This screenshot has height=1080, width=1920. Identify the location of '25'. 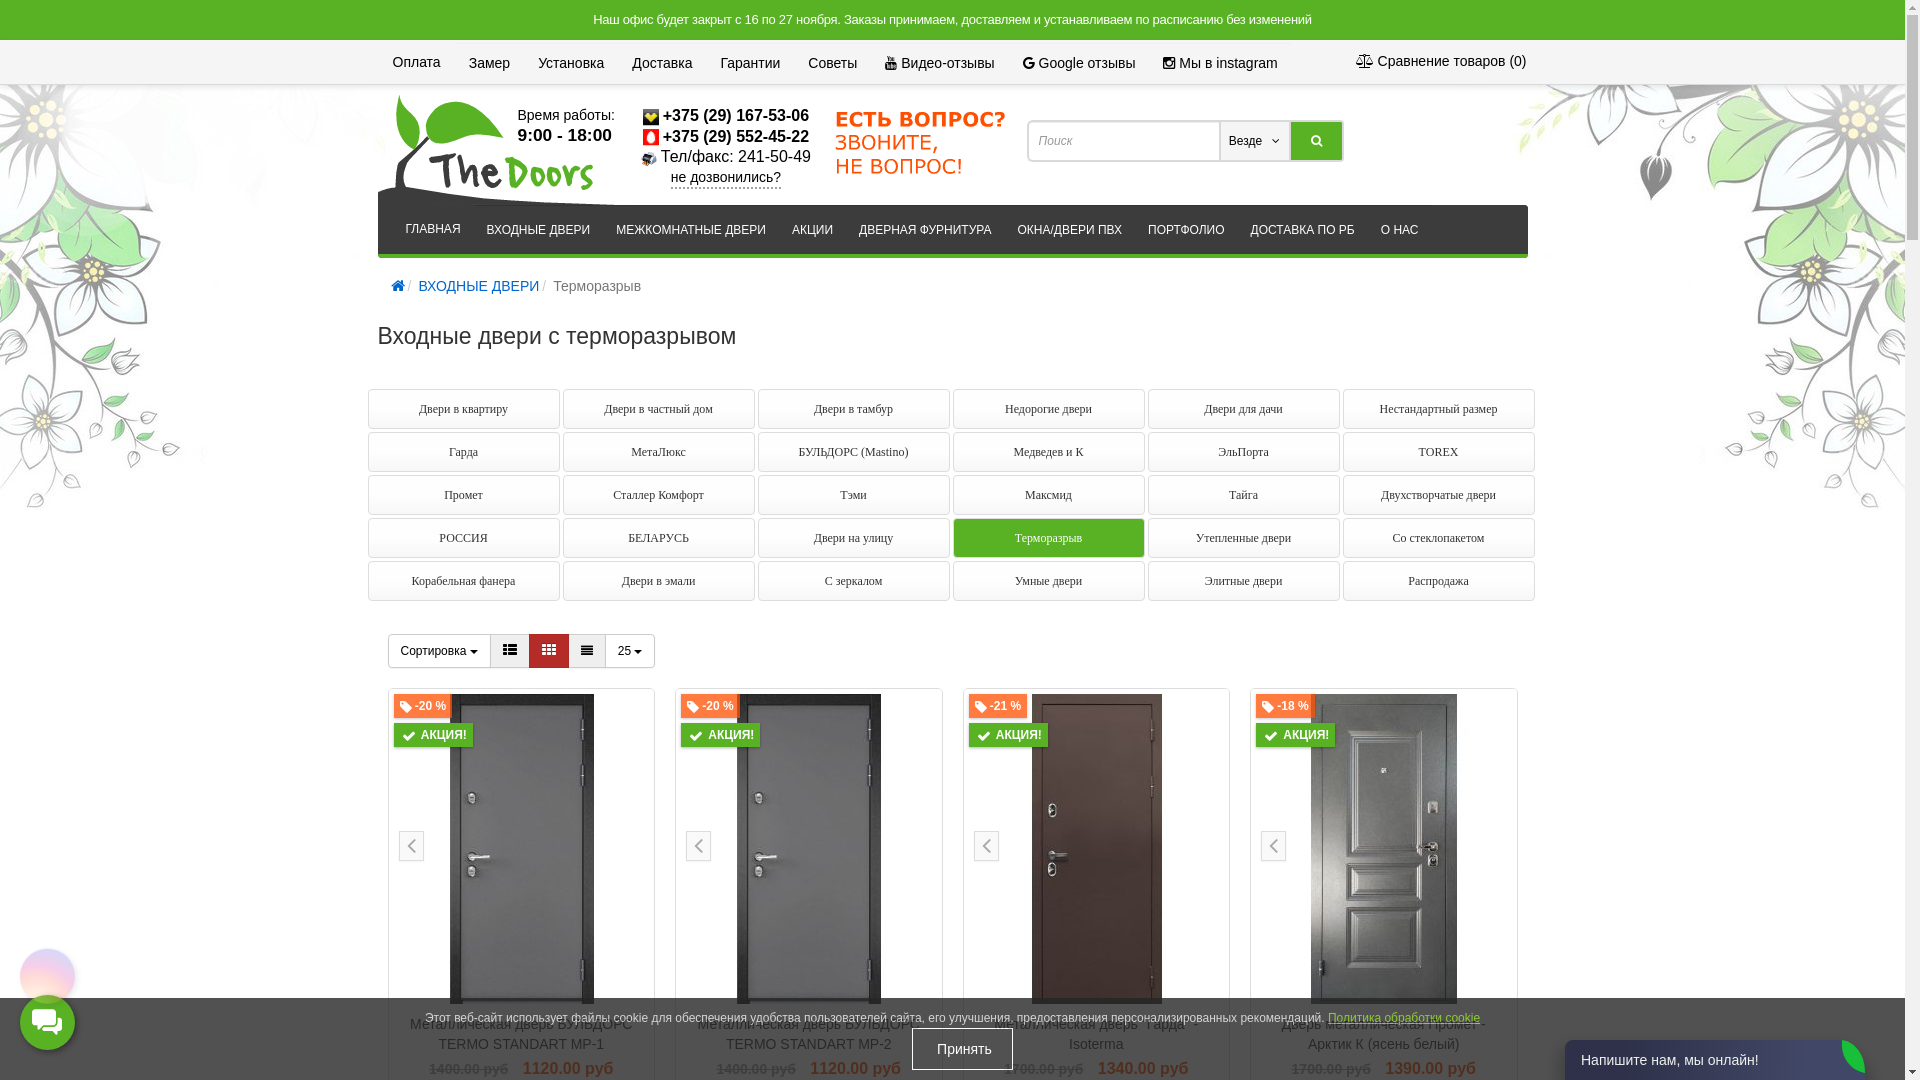
(629, 651).